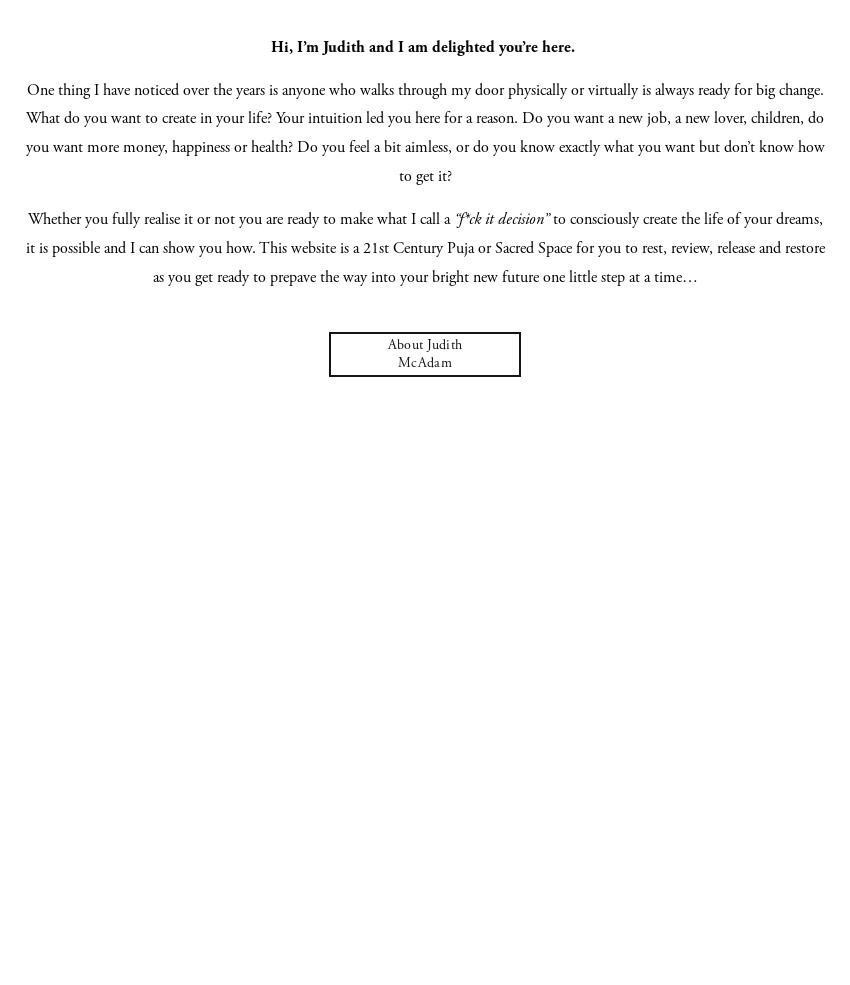 The height and width of the screenshot is (985, 850). What do you see at coordinates (425, 60) in the screenshot?
I see `'My Book'` at bounding box center [425, 60].